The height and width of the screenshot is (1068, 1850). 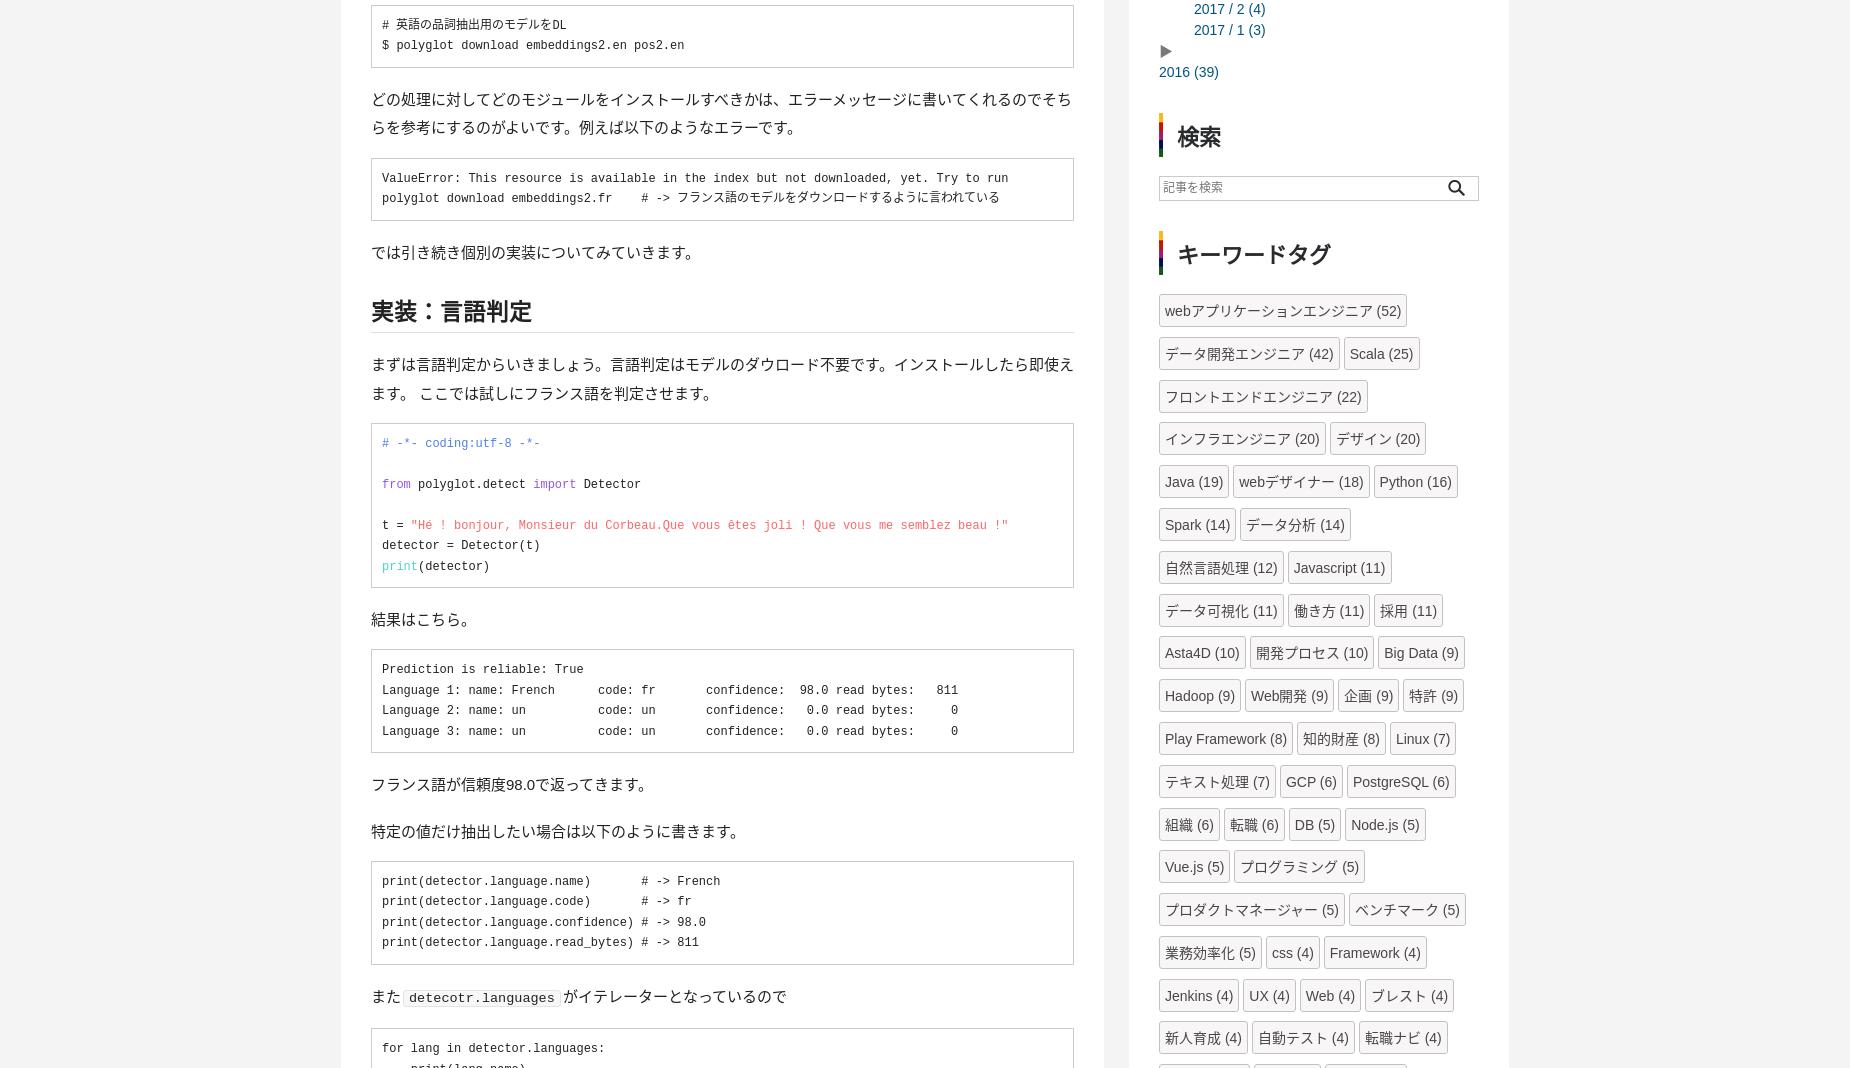 I want to click on 'webアプリケーションエンジニア (52)', so click(x=1281, y=309).